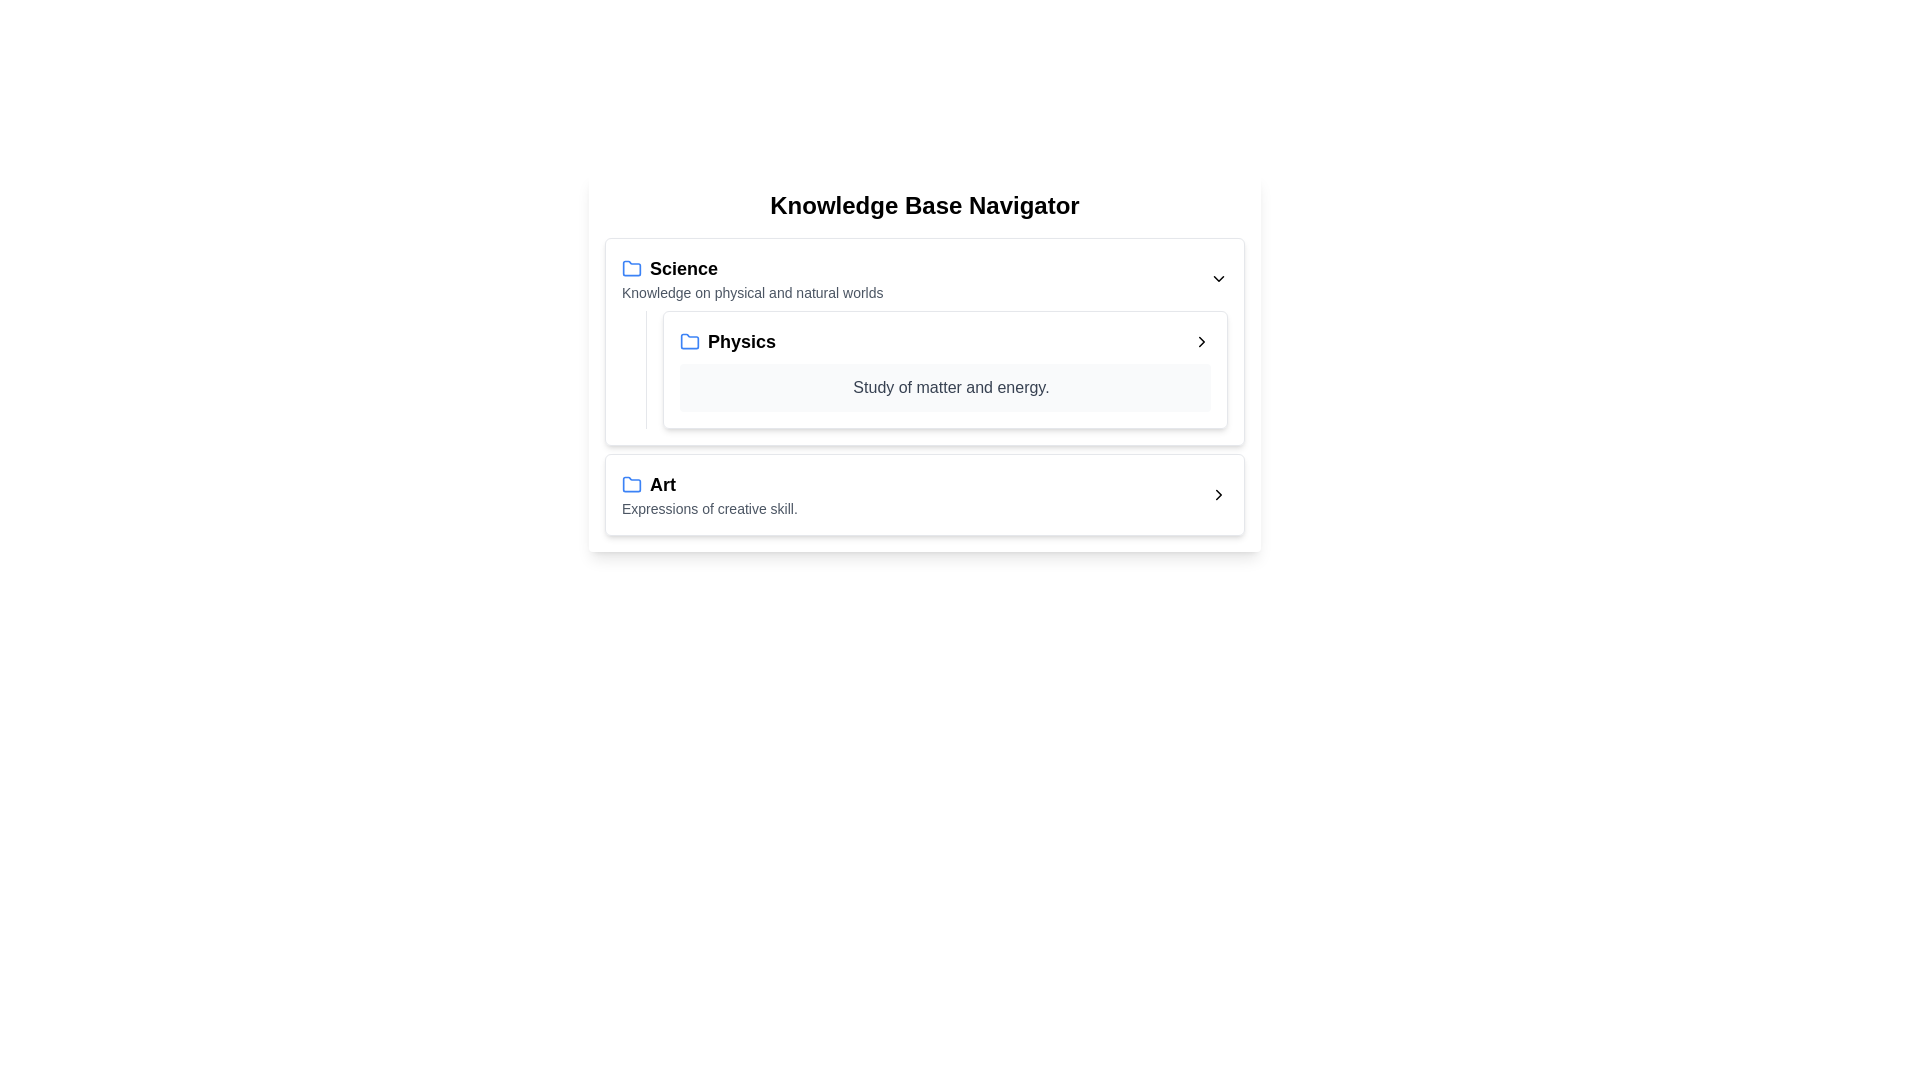 Image resolution: width=1920 pixels, height=1080 pixels. I want to click on the blue folder icon located to the left of the 'Science' text label, so click(631, 268).